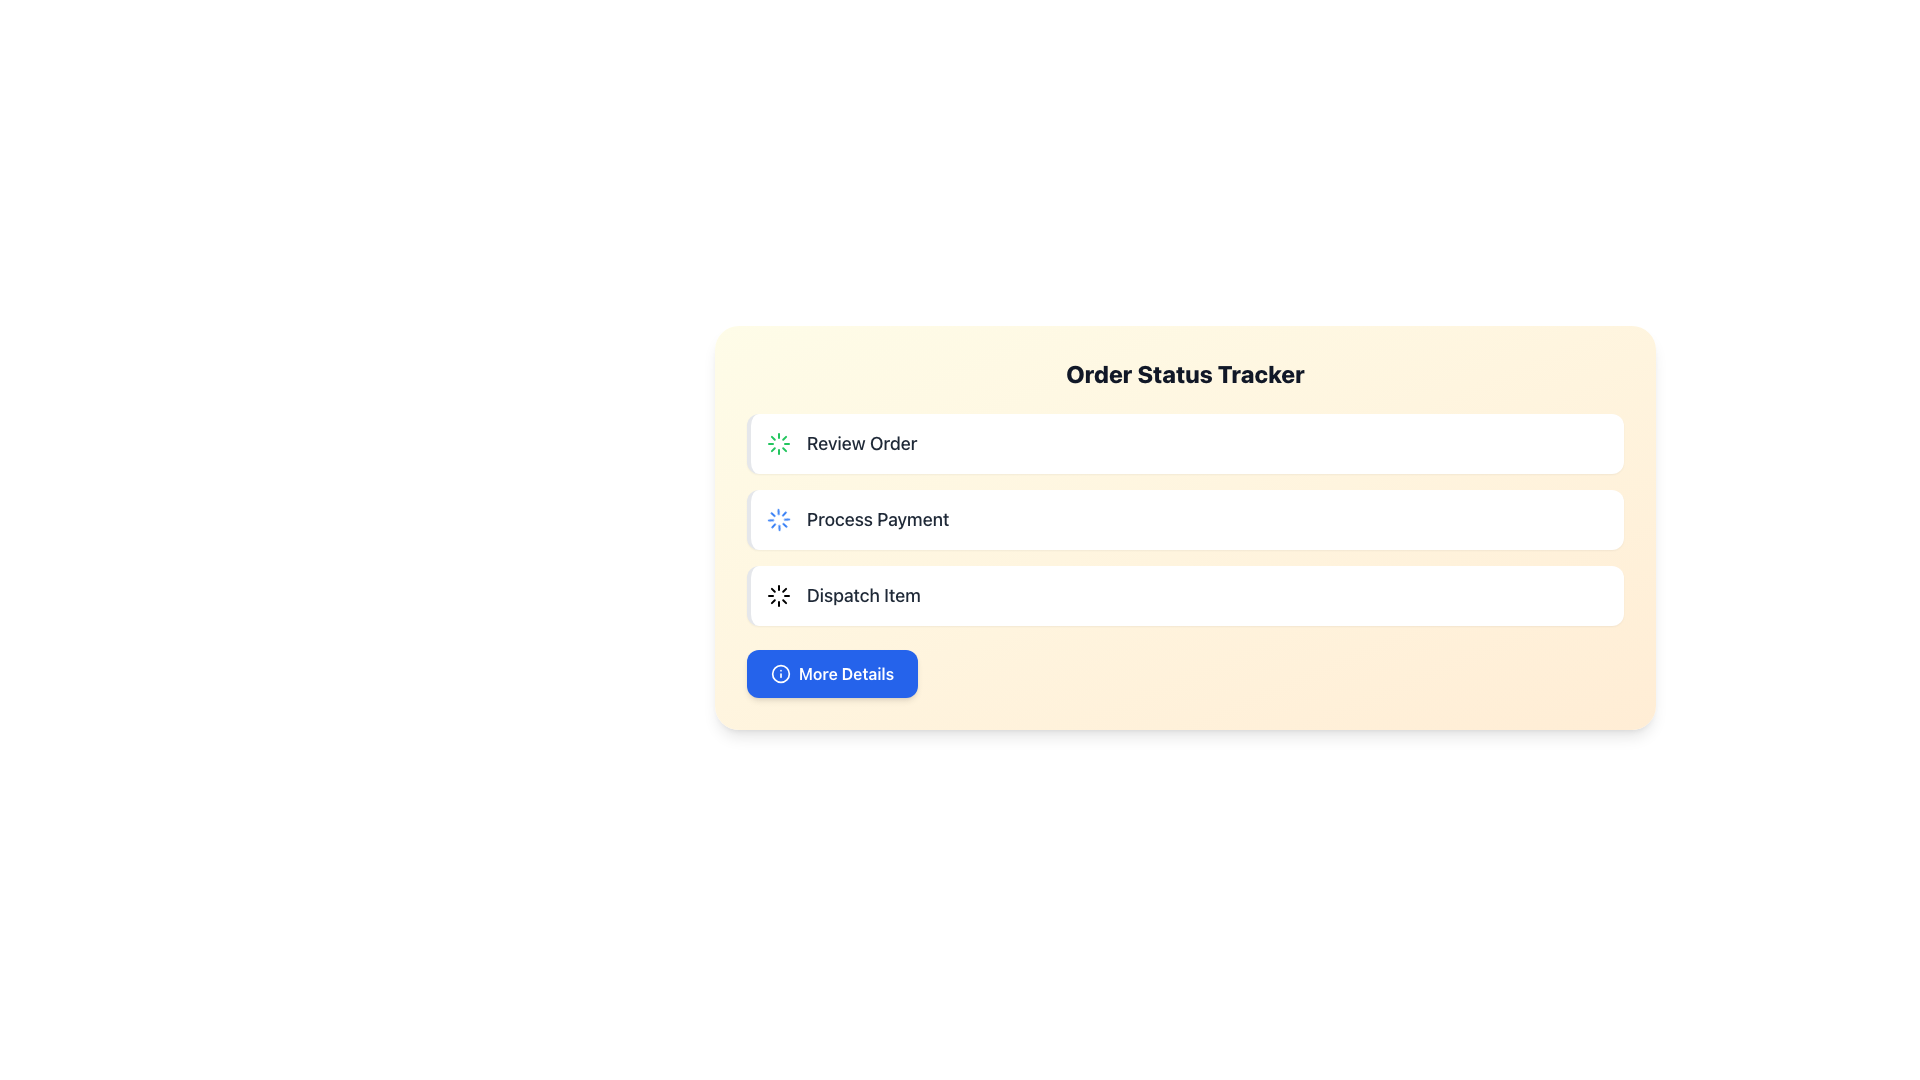 Image resolution: width=1920 pixels, height=1080 pixels. Describe the element at coordinates (1185, 527) in the screenshot. I see `'Process Payment' step indicator in the order tracking interface to check its status` at that location.